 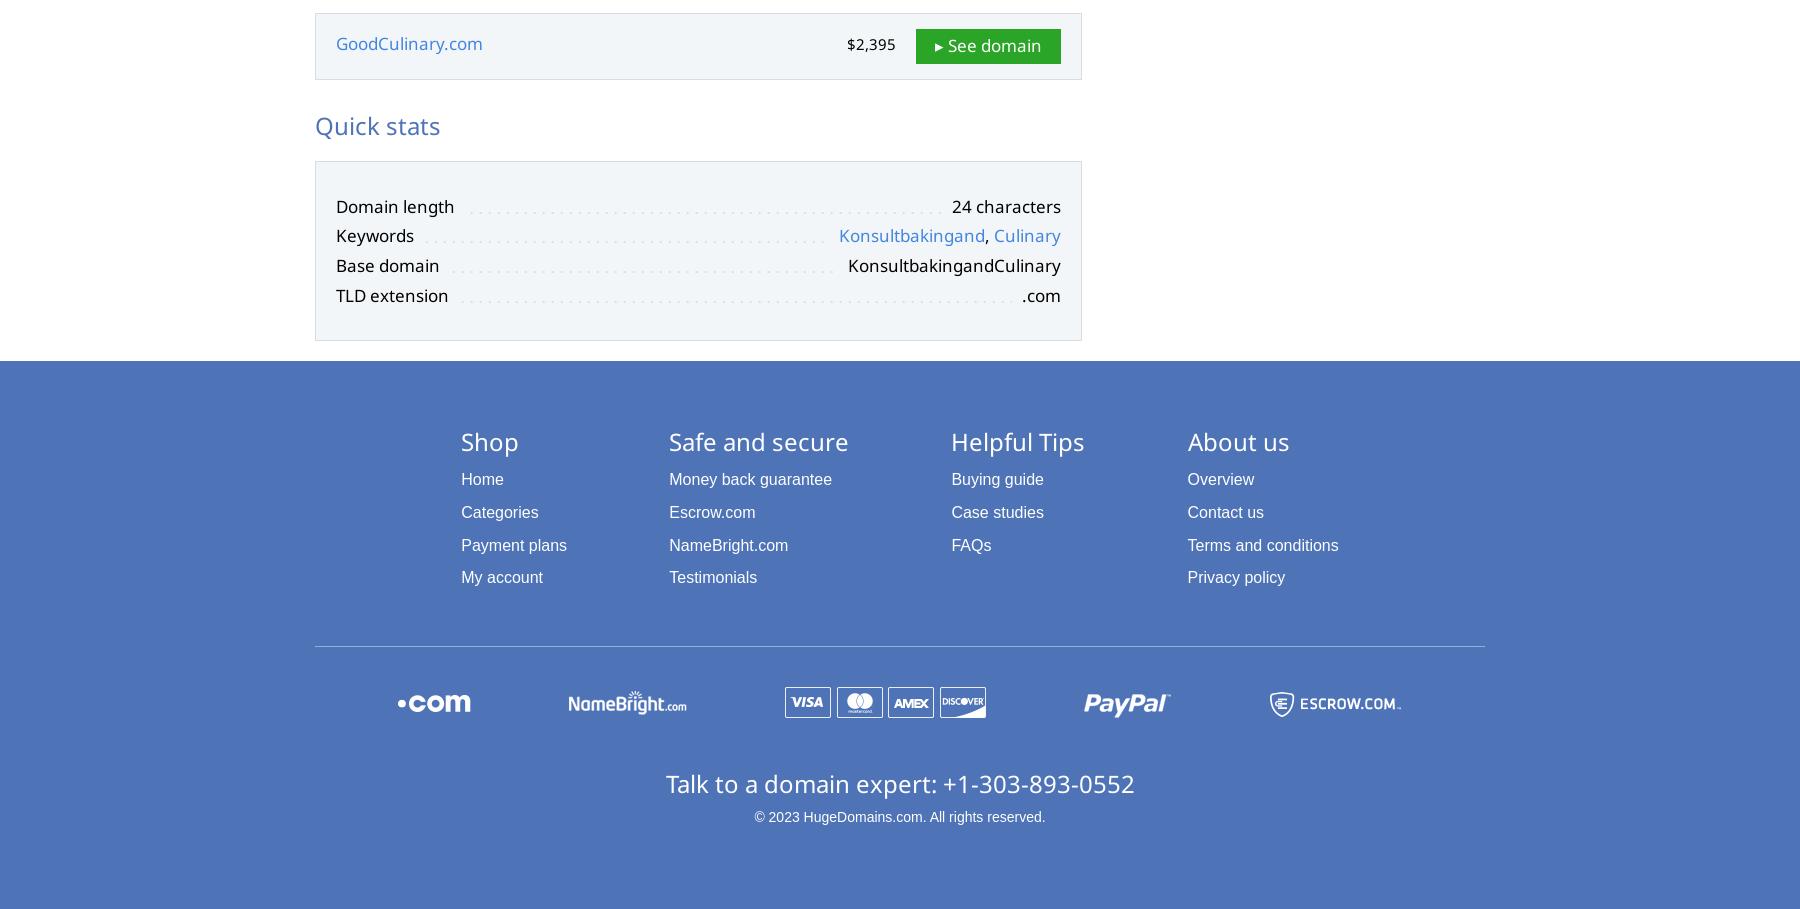 What do you see at coordinates (459, 510) in the screenshot?
I see `'Categories'` at bounding box center [459, 510].